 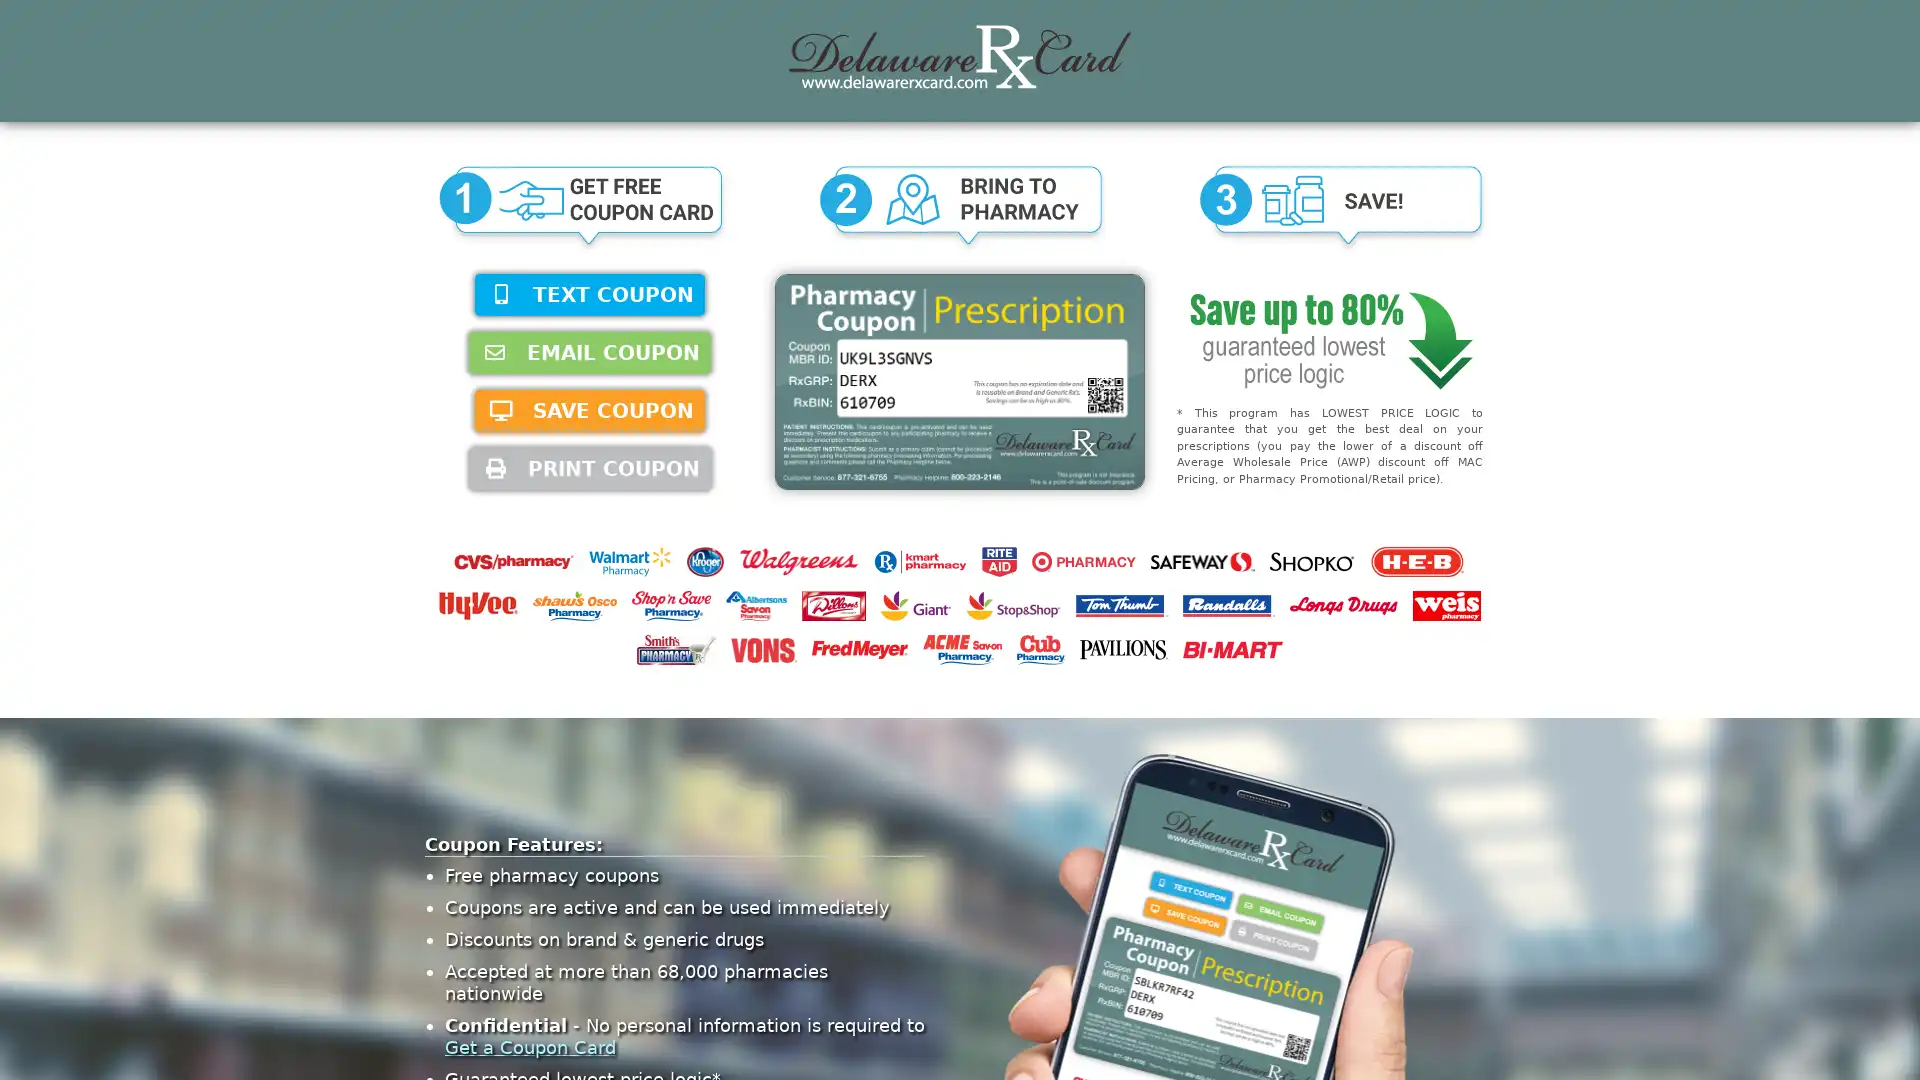 What do you see at coordinates (589, 294) in the screenshot?
I see `TEXT COUPON` at bounding box center [589, 294].